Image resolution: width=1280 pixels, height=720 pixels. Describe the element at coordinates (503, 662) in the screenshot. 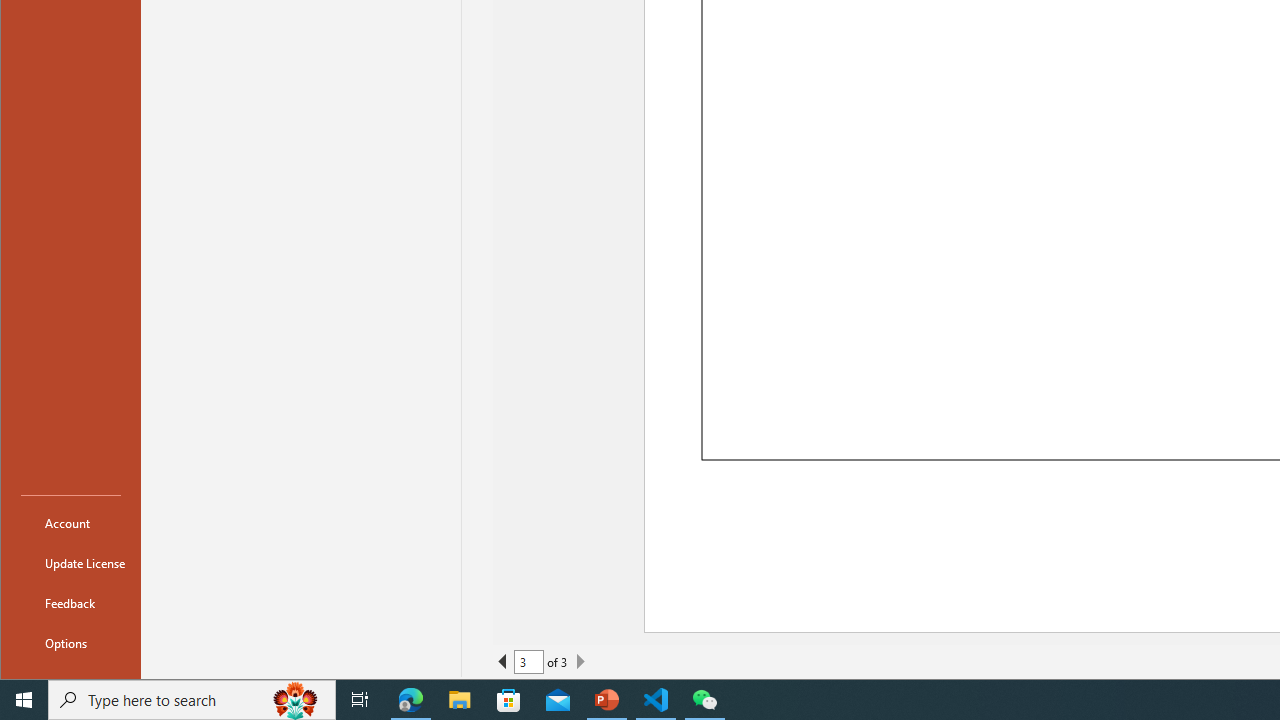

I see `'Previous Page'` at that location.